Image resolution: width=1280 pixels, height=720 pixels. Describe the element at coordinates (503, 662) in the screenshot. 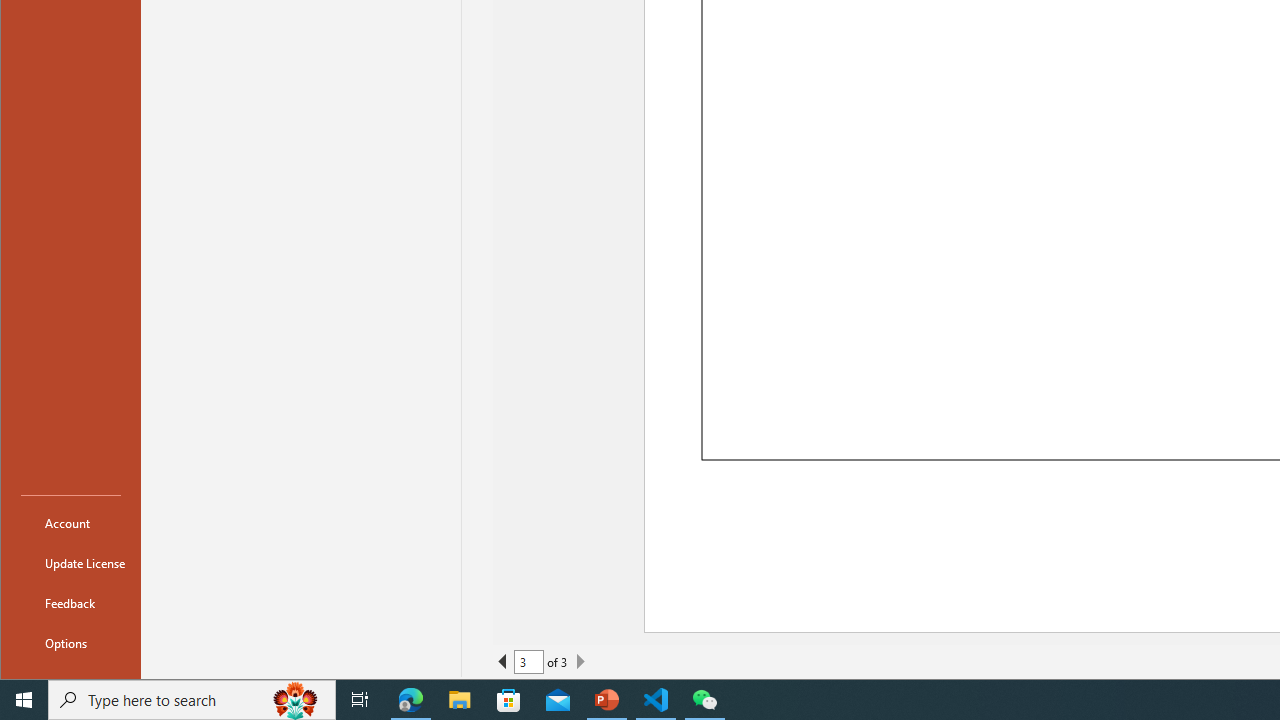

I see `'Previous Page'` at that location.